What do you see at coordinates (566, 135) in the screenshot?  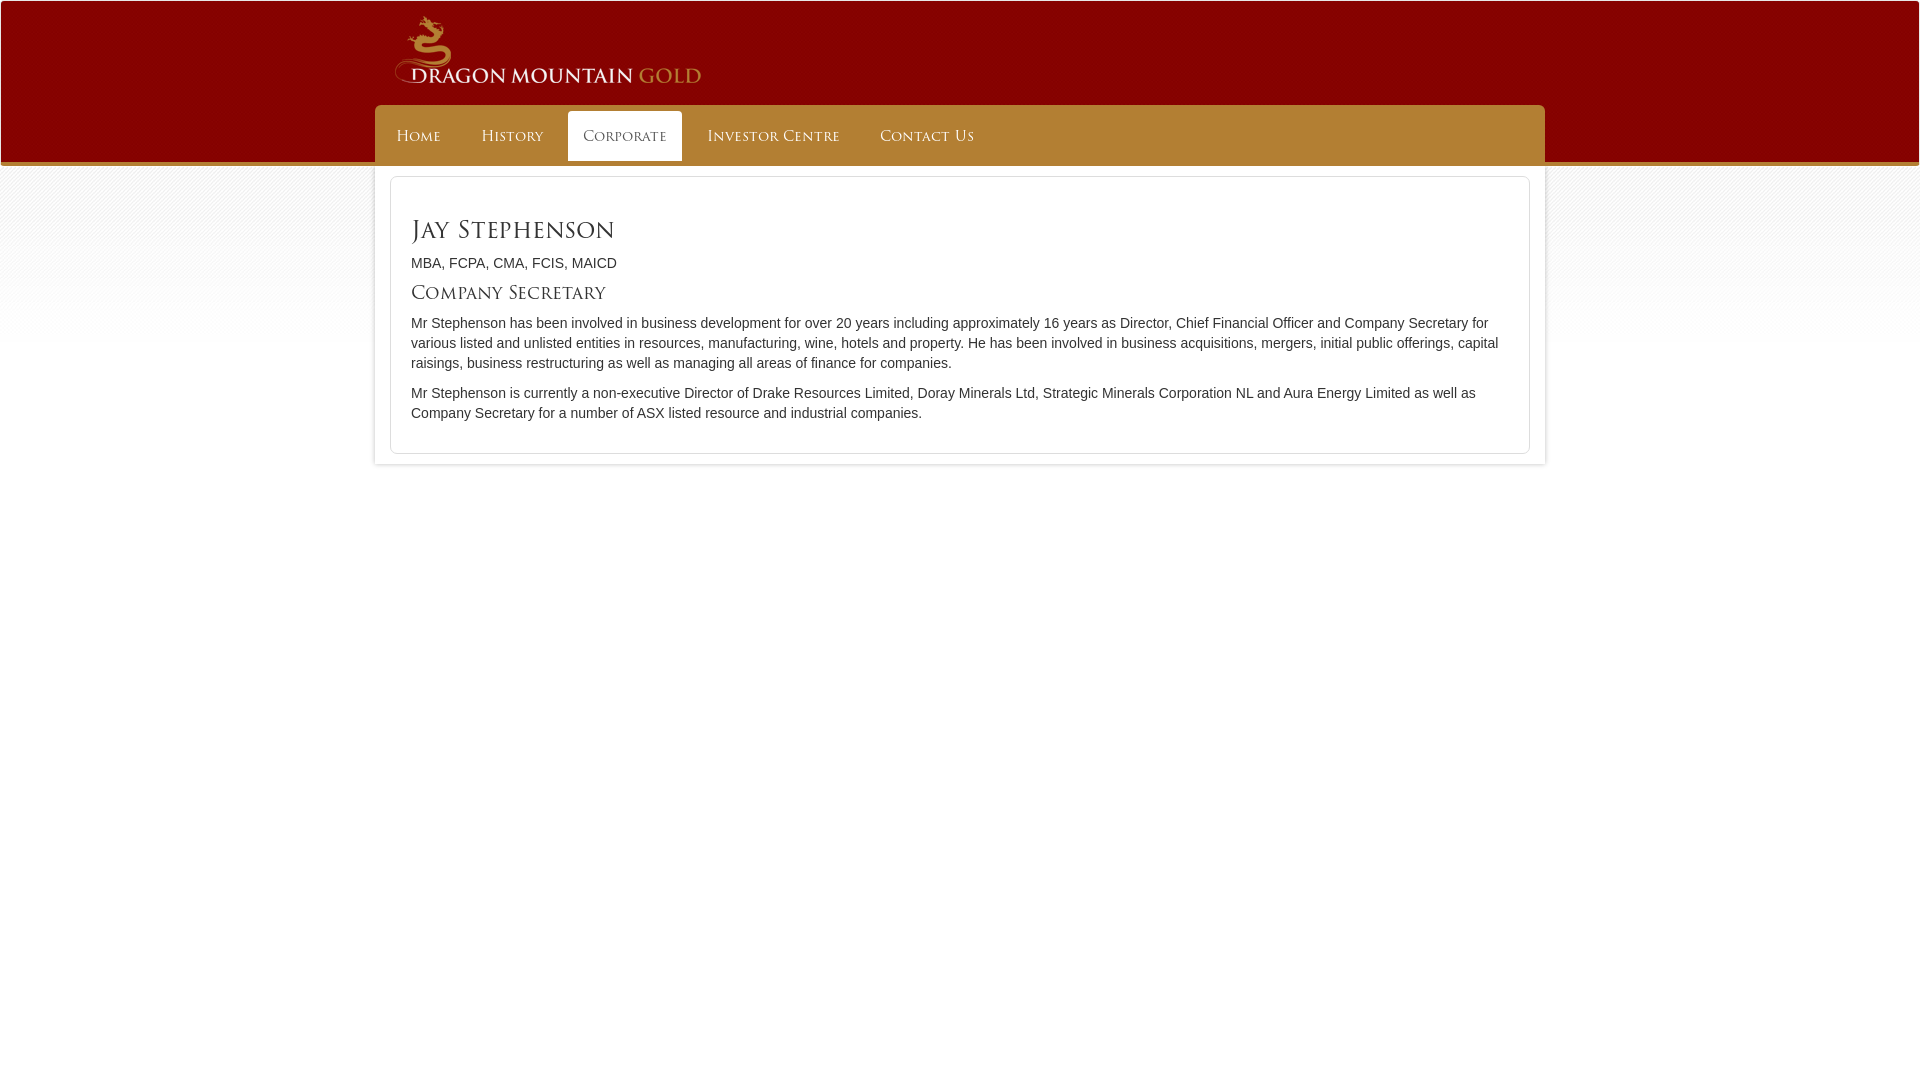 I see `'Corporate'` at bounding box center [566, 135].